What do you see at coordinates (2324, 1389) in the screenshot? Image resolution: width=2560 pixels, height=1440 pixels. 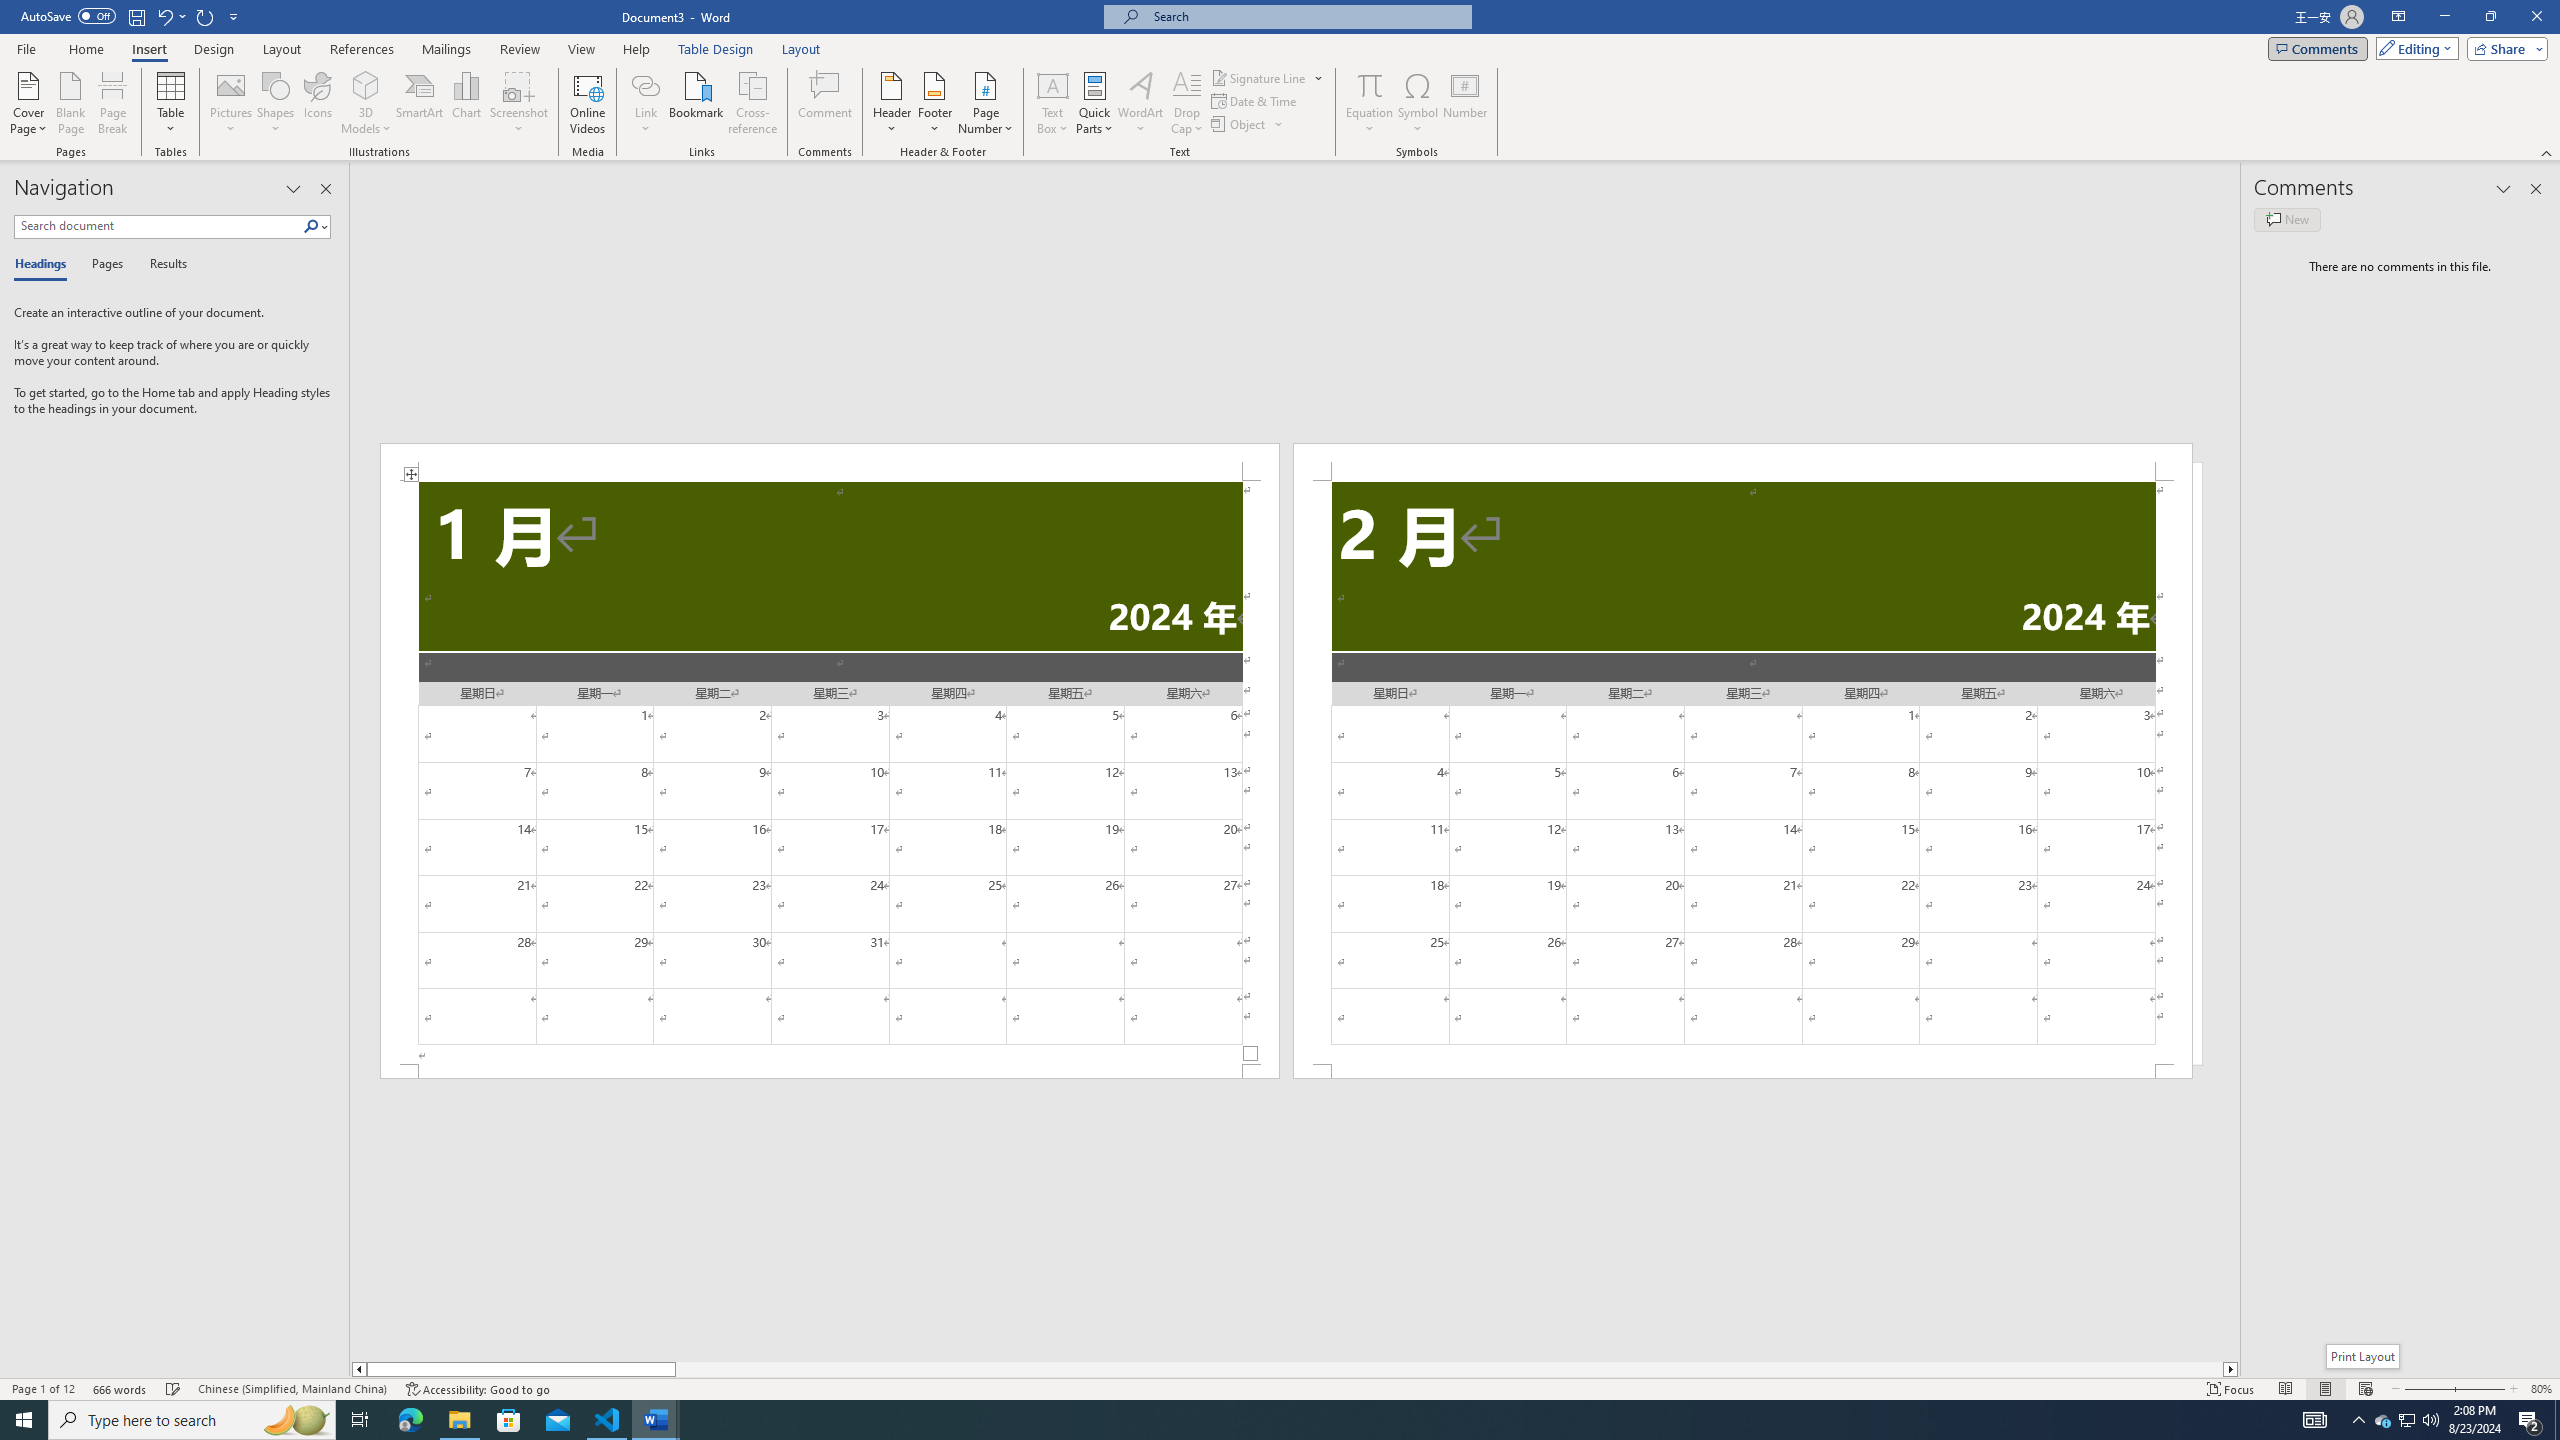 I see `'Print Layout'` at bounding box center [2324, 1389].